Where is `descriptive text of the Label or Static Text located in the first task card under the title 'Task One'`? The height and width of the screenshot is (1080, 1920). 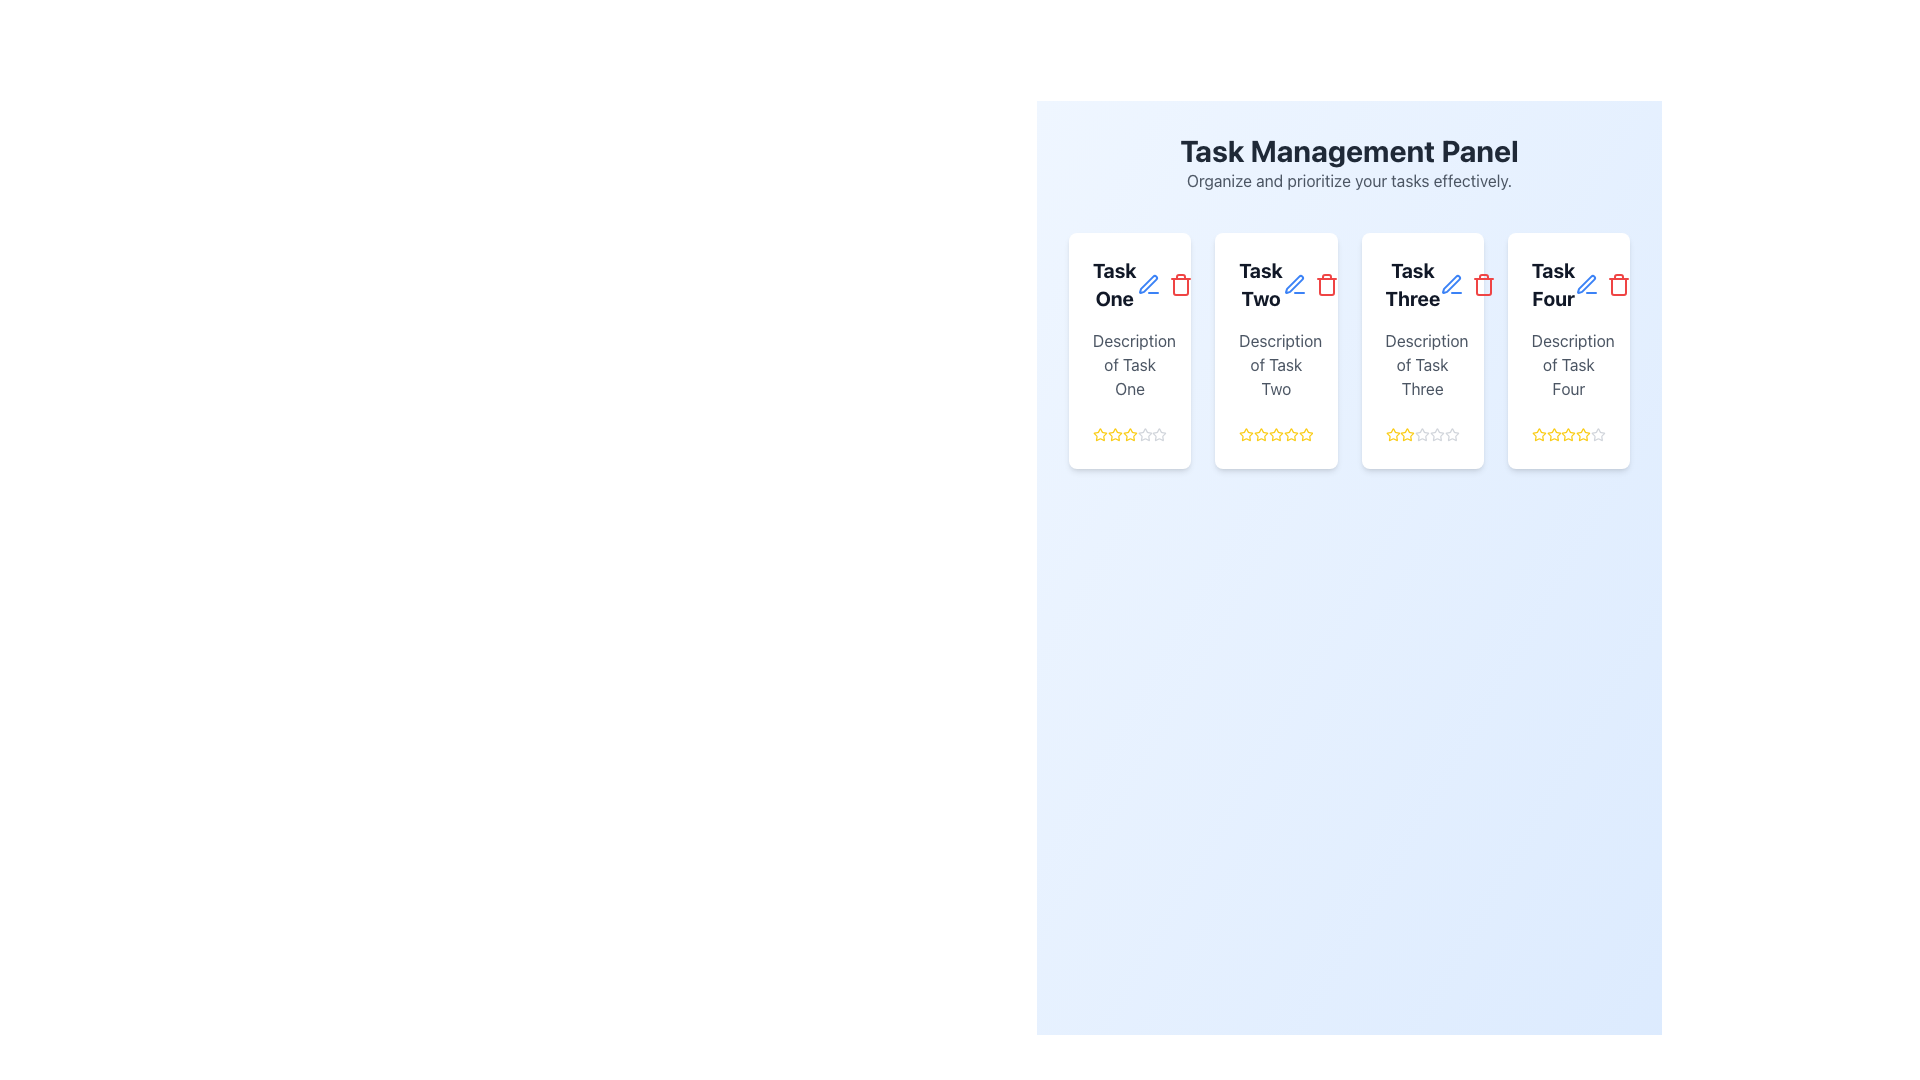
descriptive text of the Label or Static Text located in the first task card under the title 'Task One' is located at coordinates (1130, 365).